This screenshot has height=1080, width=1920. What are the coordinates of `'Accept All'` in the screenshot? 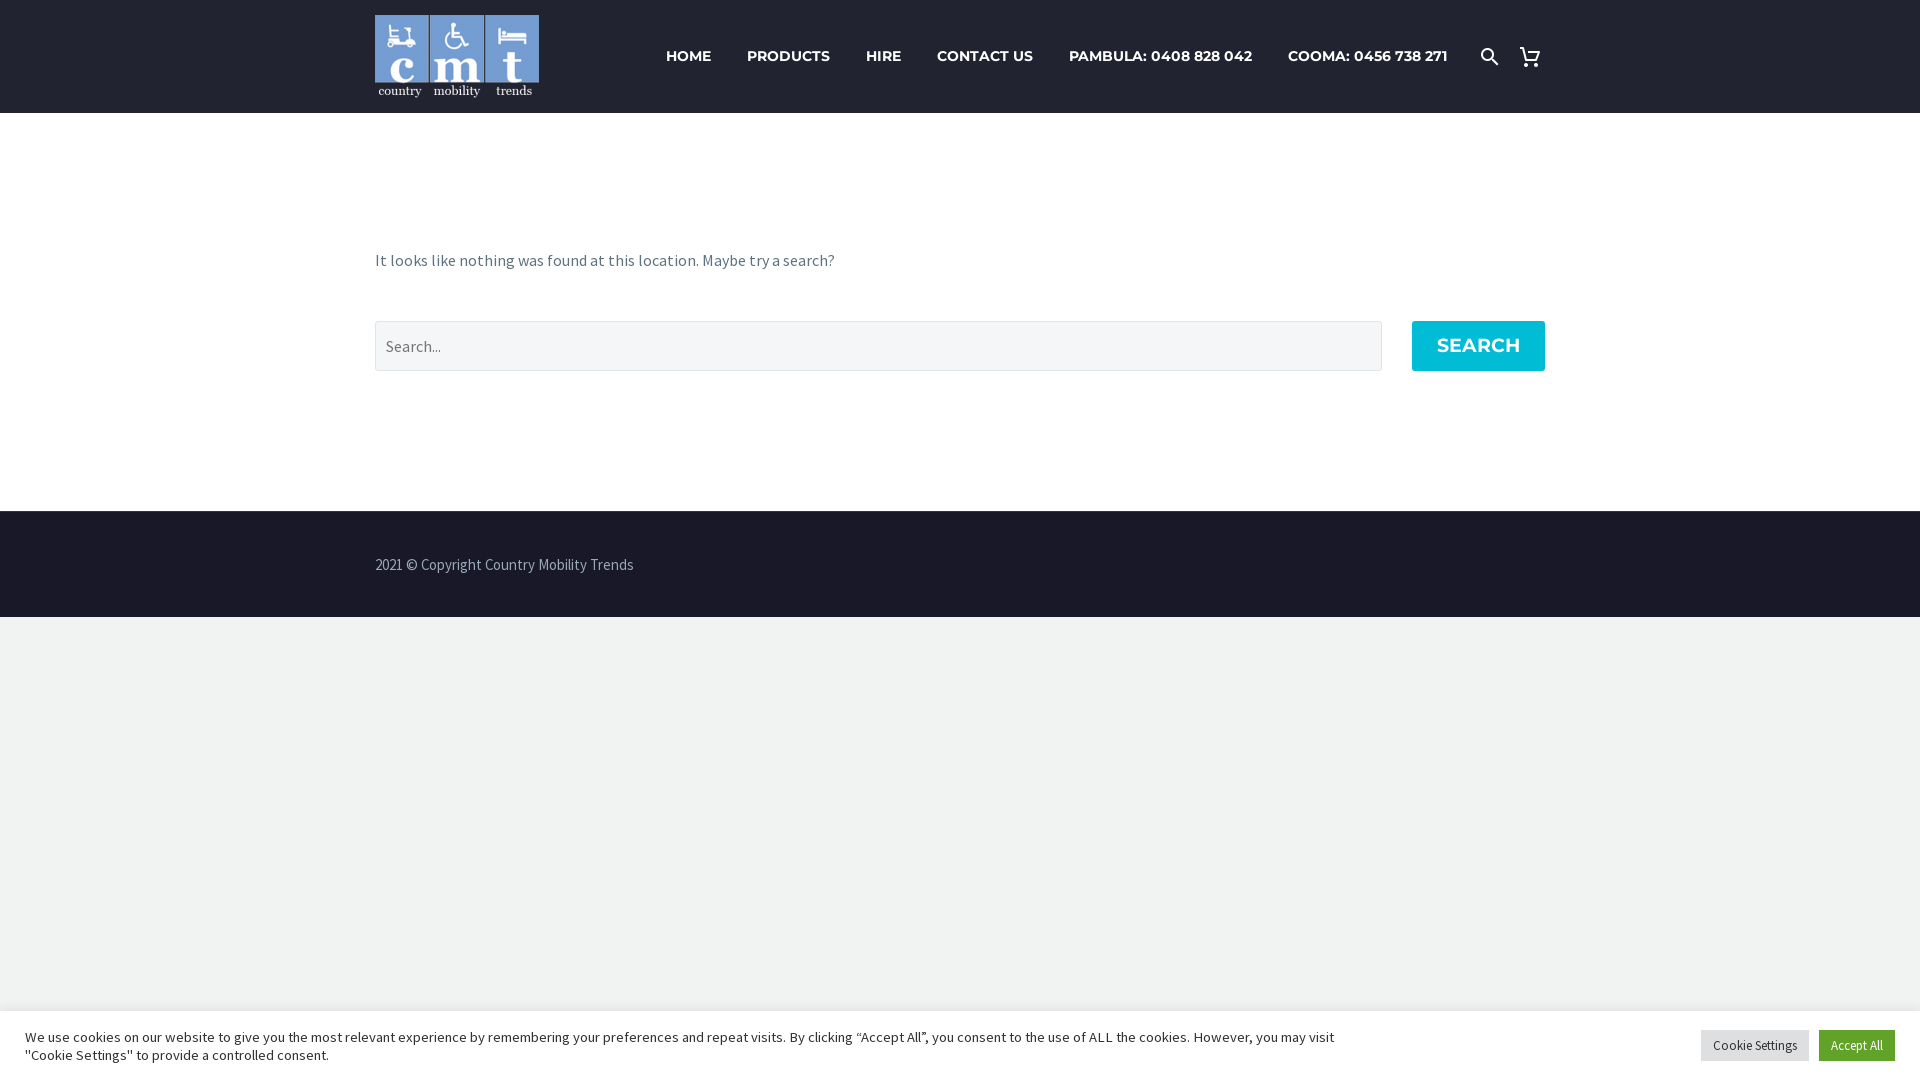 It's located at (1856, 1044).